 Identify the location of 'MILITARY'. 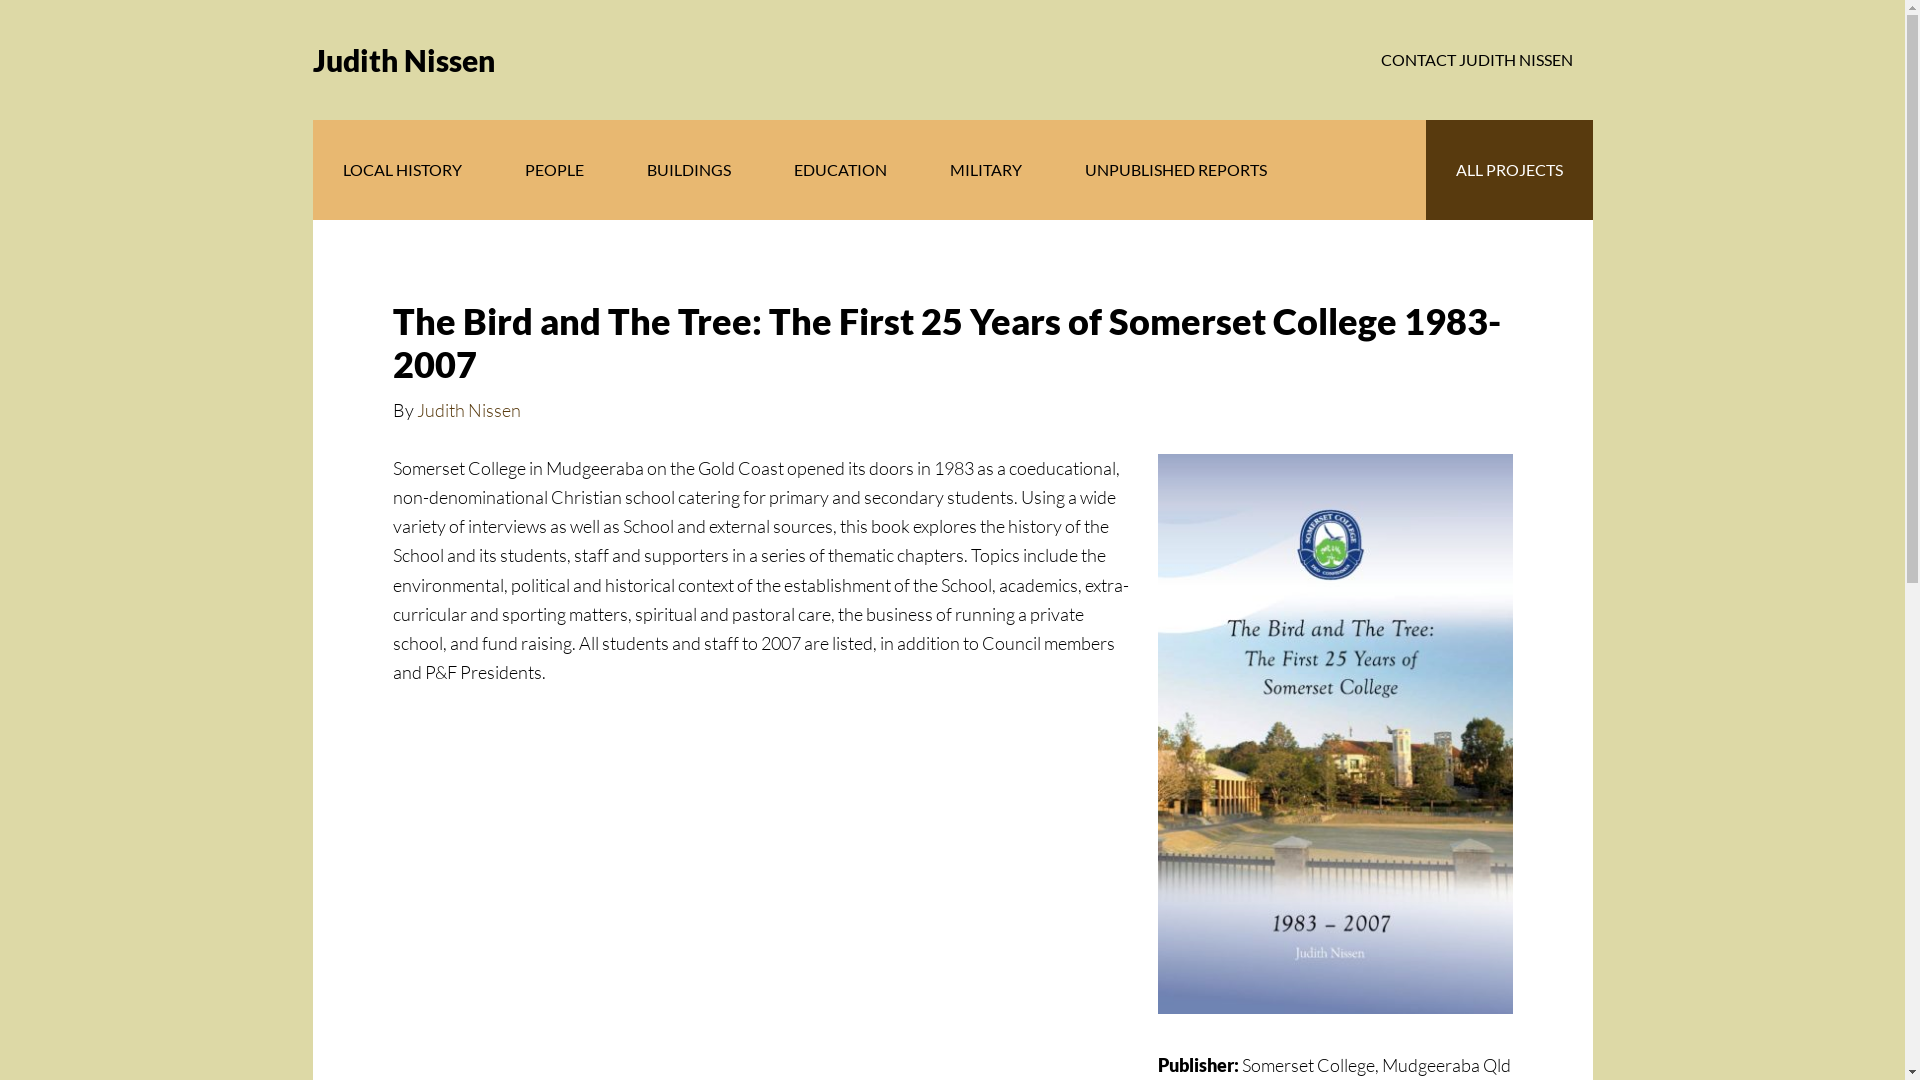
(985, 168).